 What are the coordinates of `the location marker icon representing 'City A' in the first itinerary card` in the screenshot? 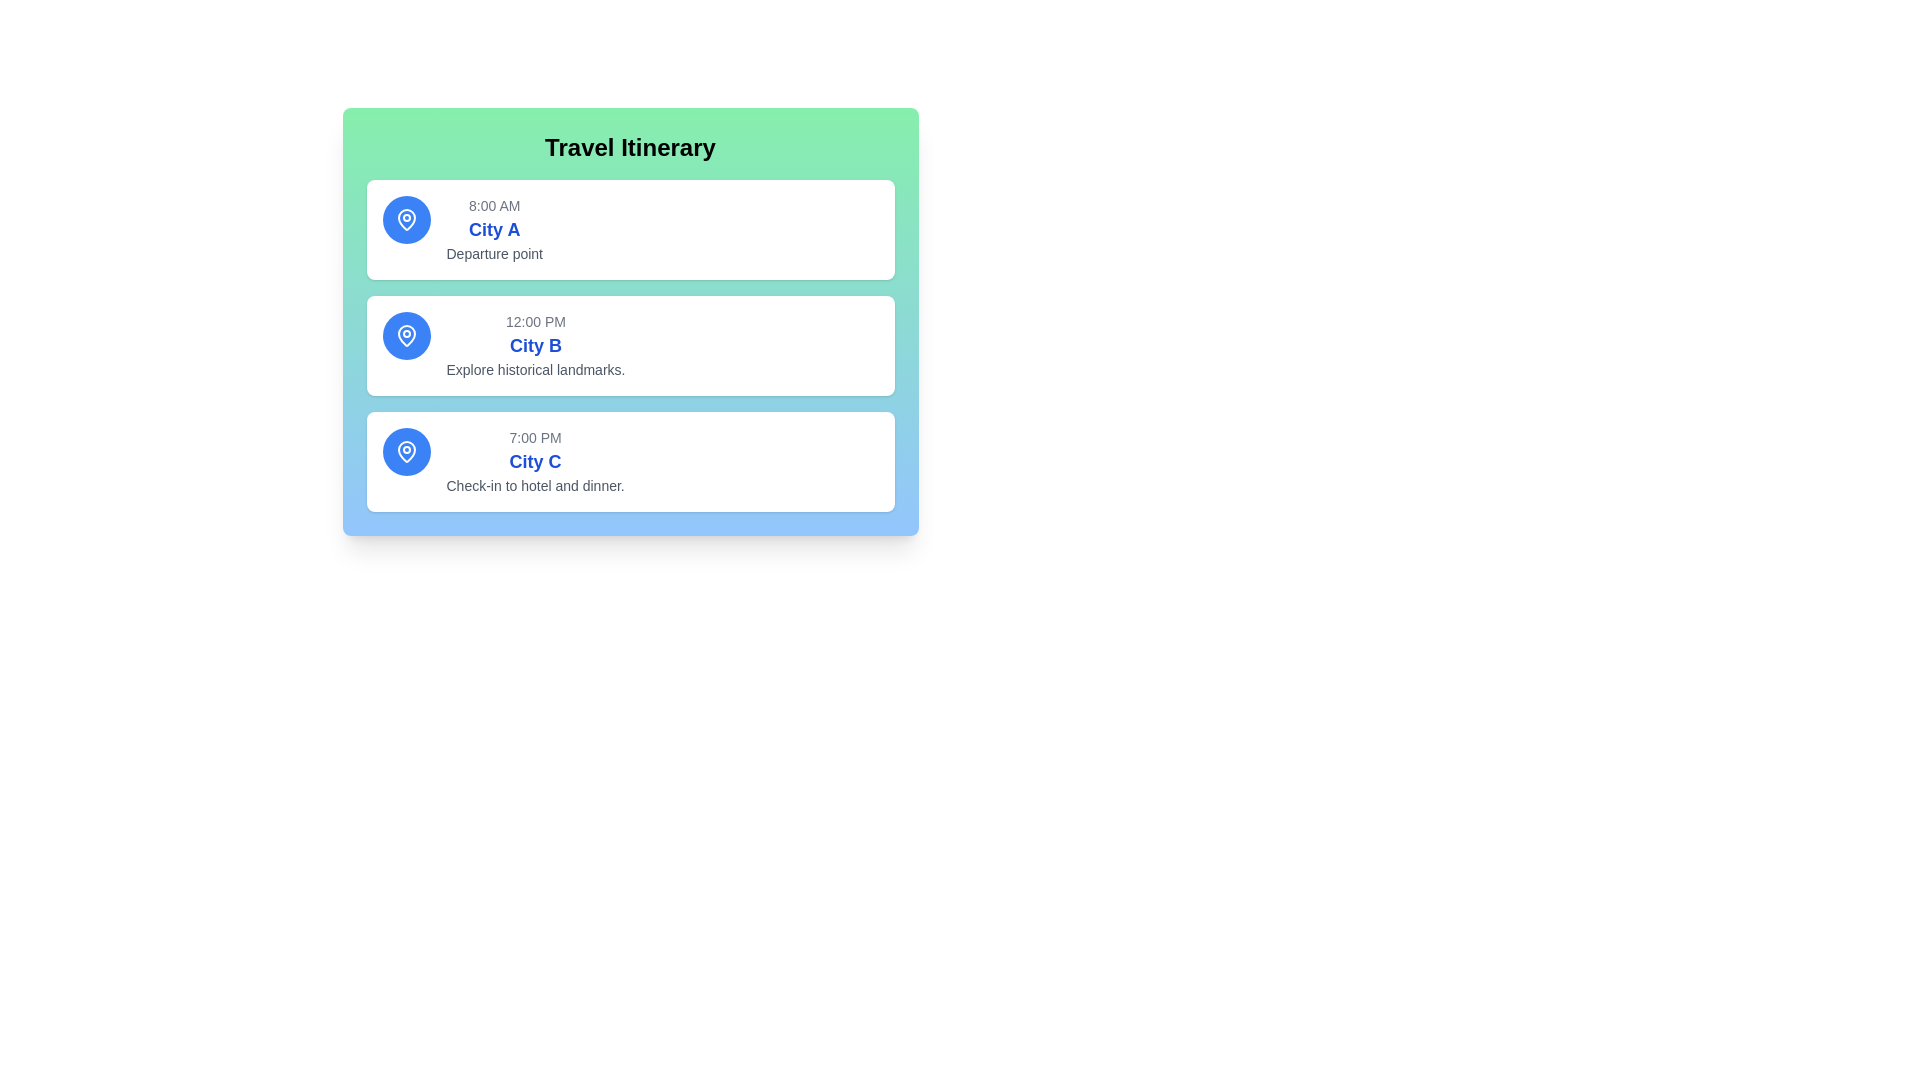 It's located at (405, 451).